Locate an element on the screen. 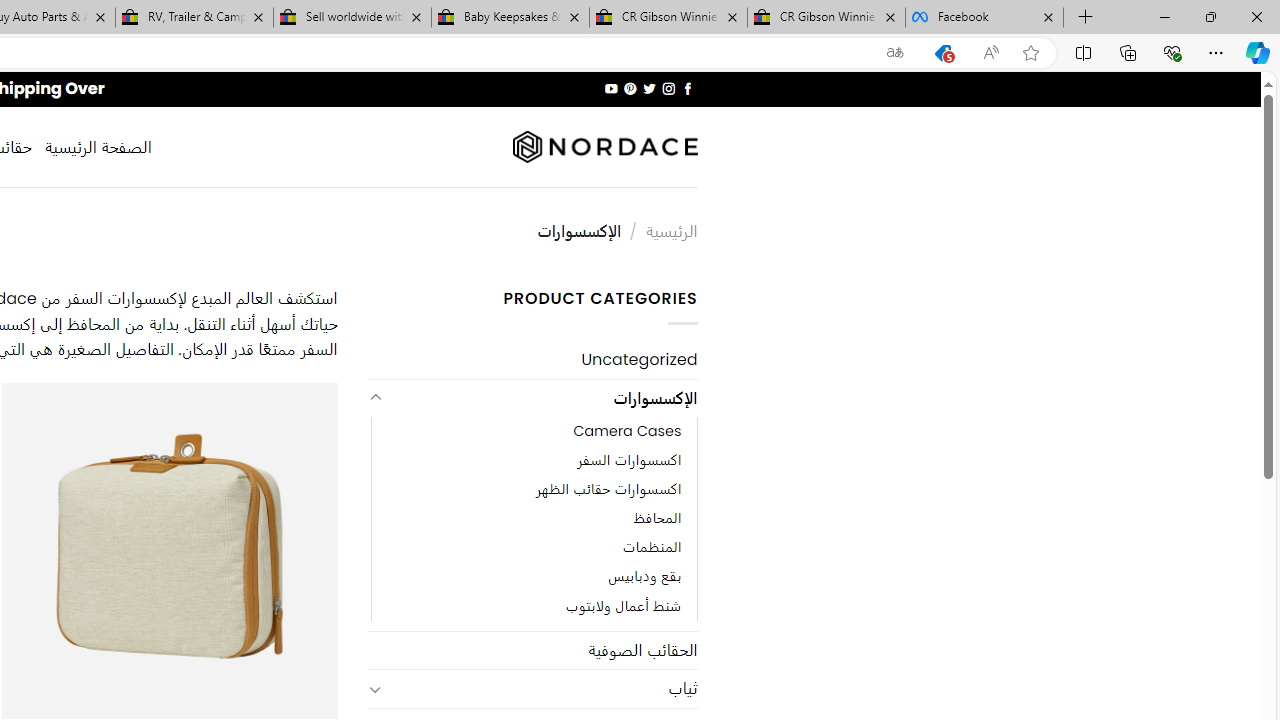 The image size is (1280, 720). 'Read aloud this page (Ctrl+Shift+U)' is located at coordinates (991, 52).